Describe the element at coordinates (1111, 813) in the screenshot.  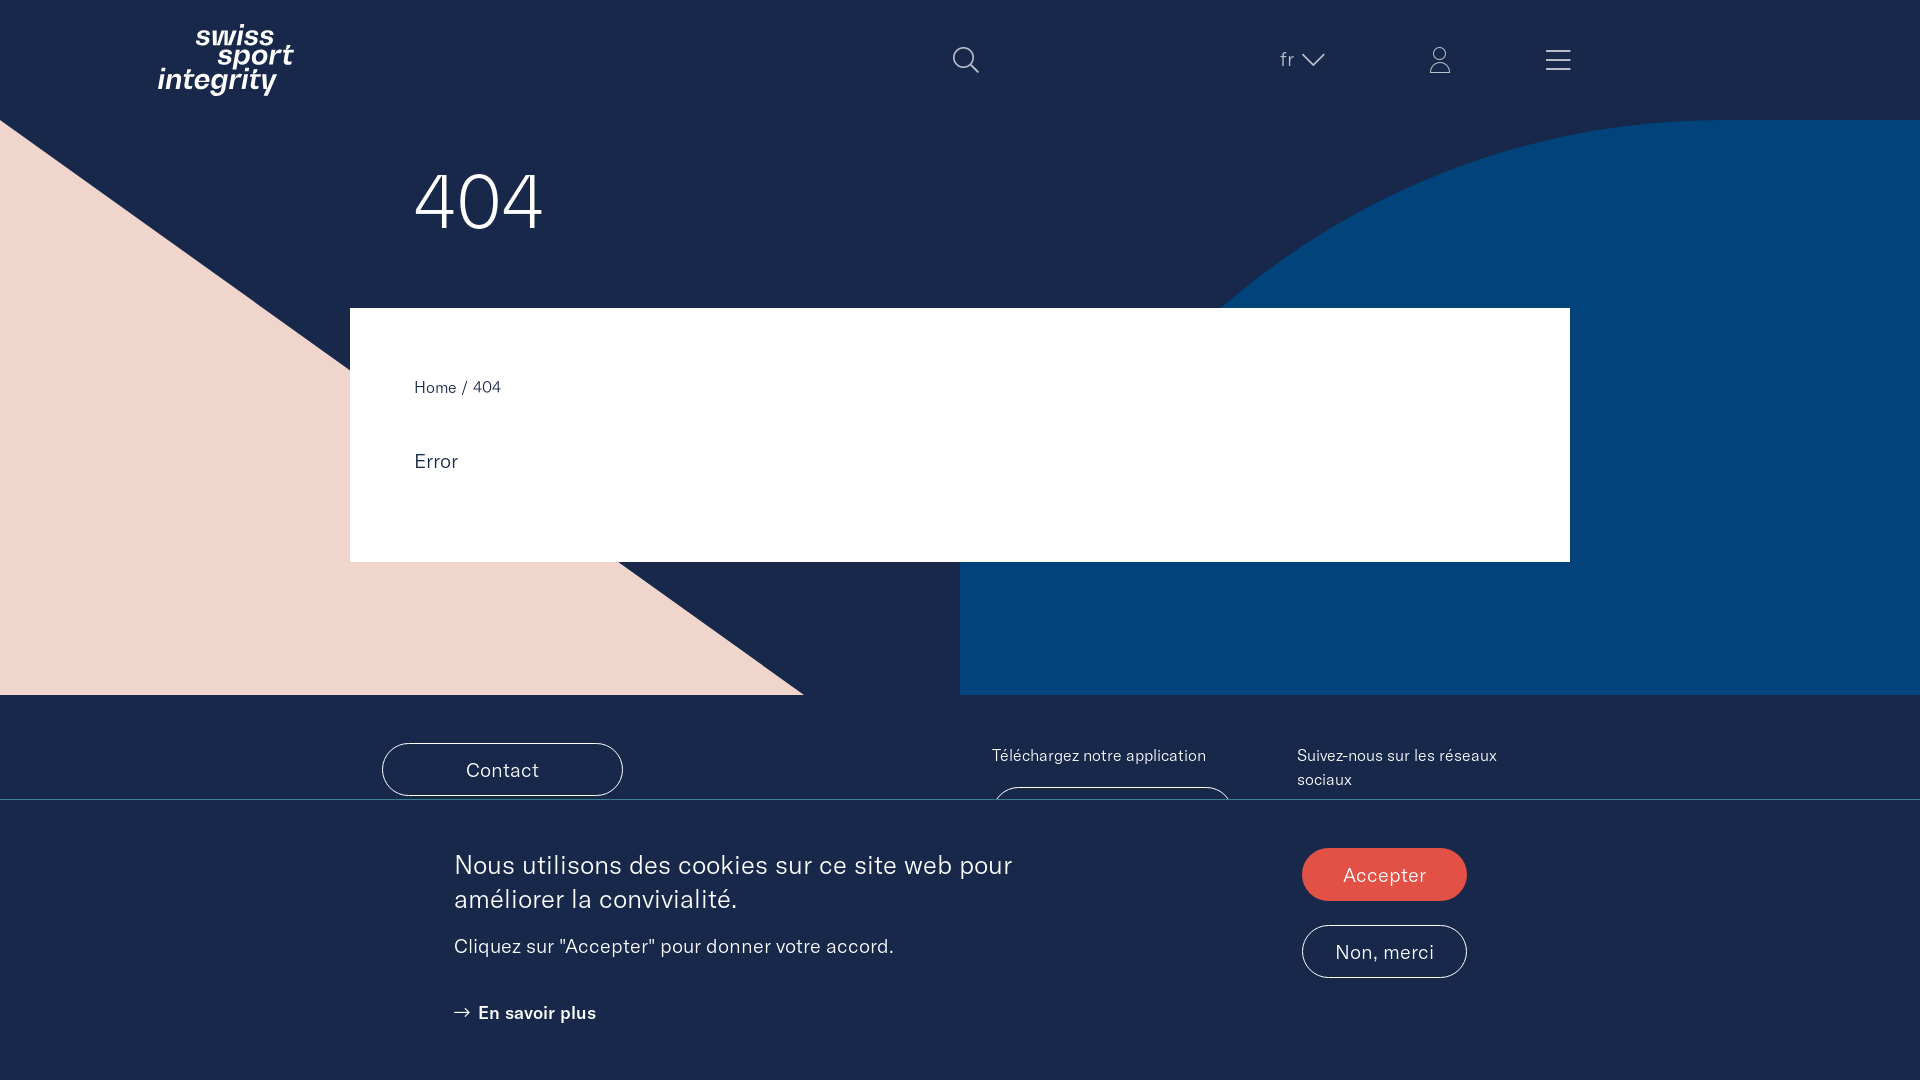
I see `'Android'` at that location.